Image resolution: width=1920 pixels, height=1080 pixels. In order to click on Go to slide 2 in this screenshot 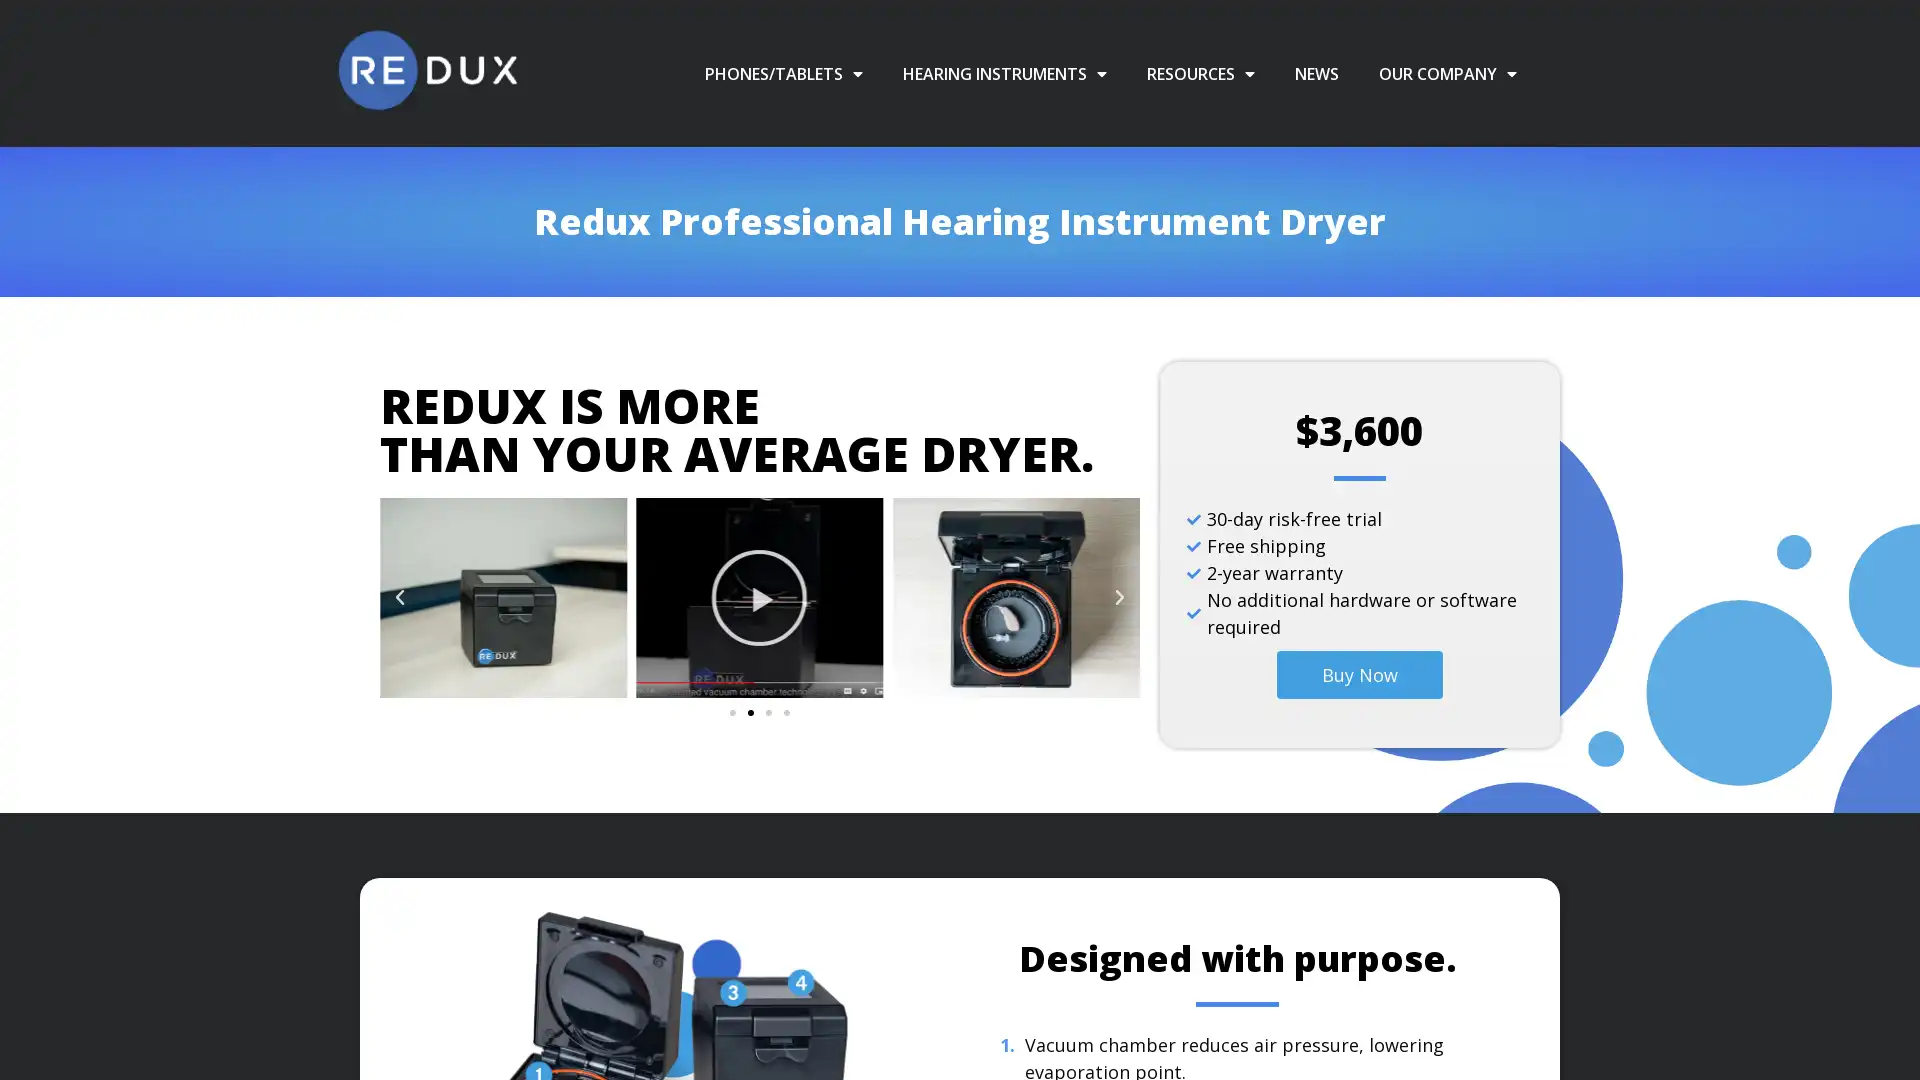, I will do `click(748, 712)`.